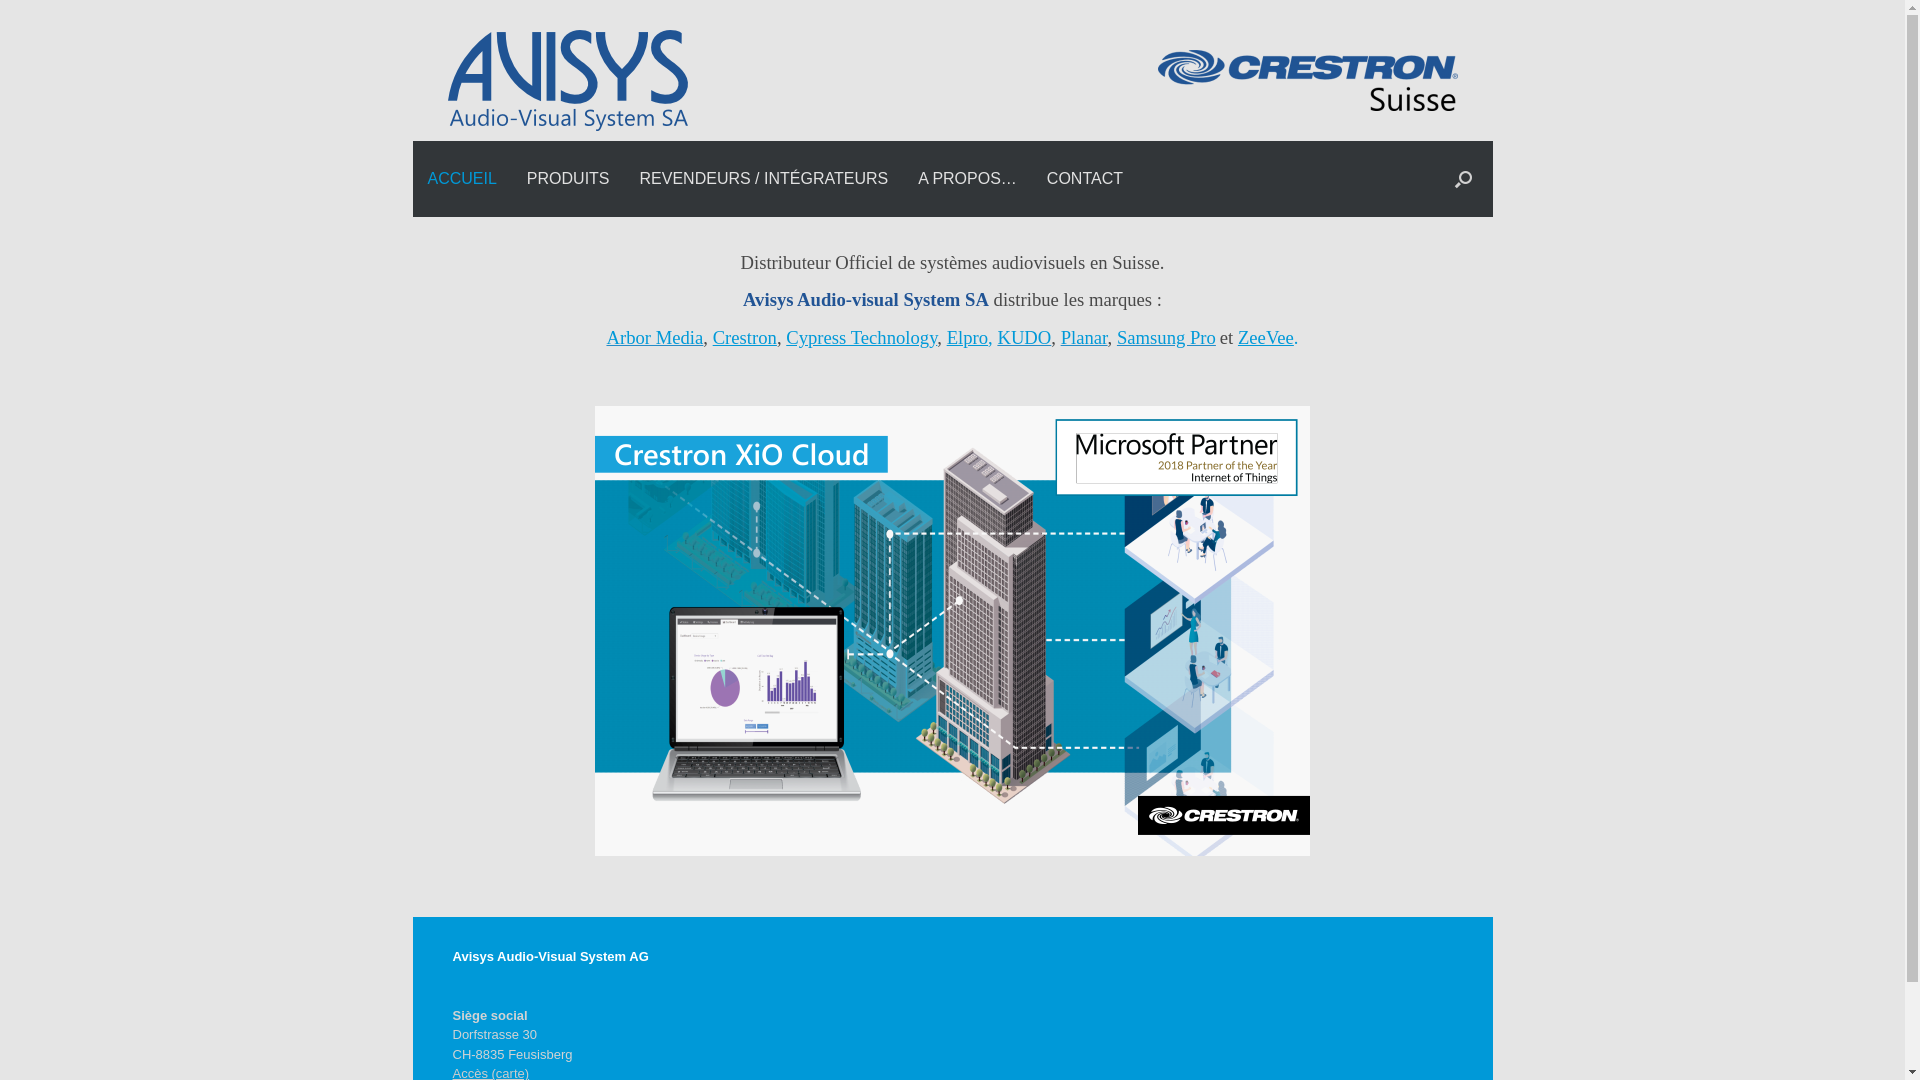  Describe the element at coordinates (460, 177) in the screenshot. I see `'ACCUEIL'` at that location.